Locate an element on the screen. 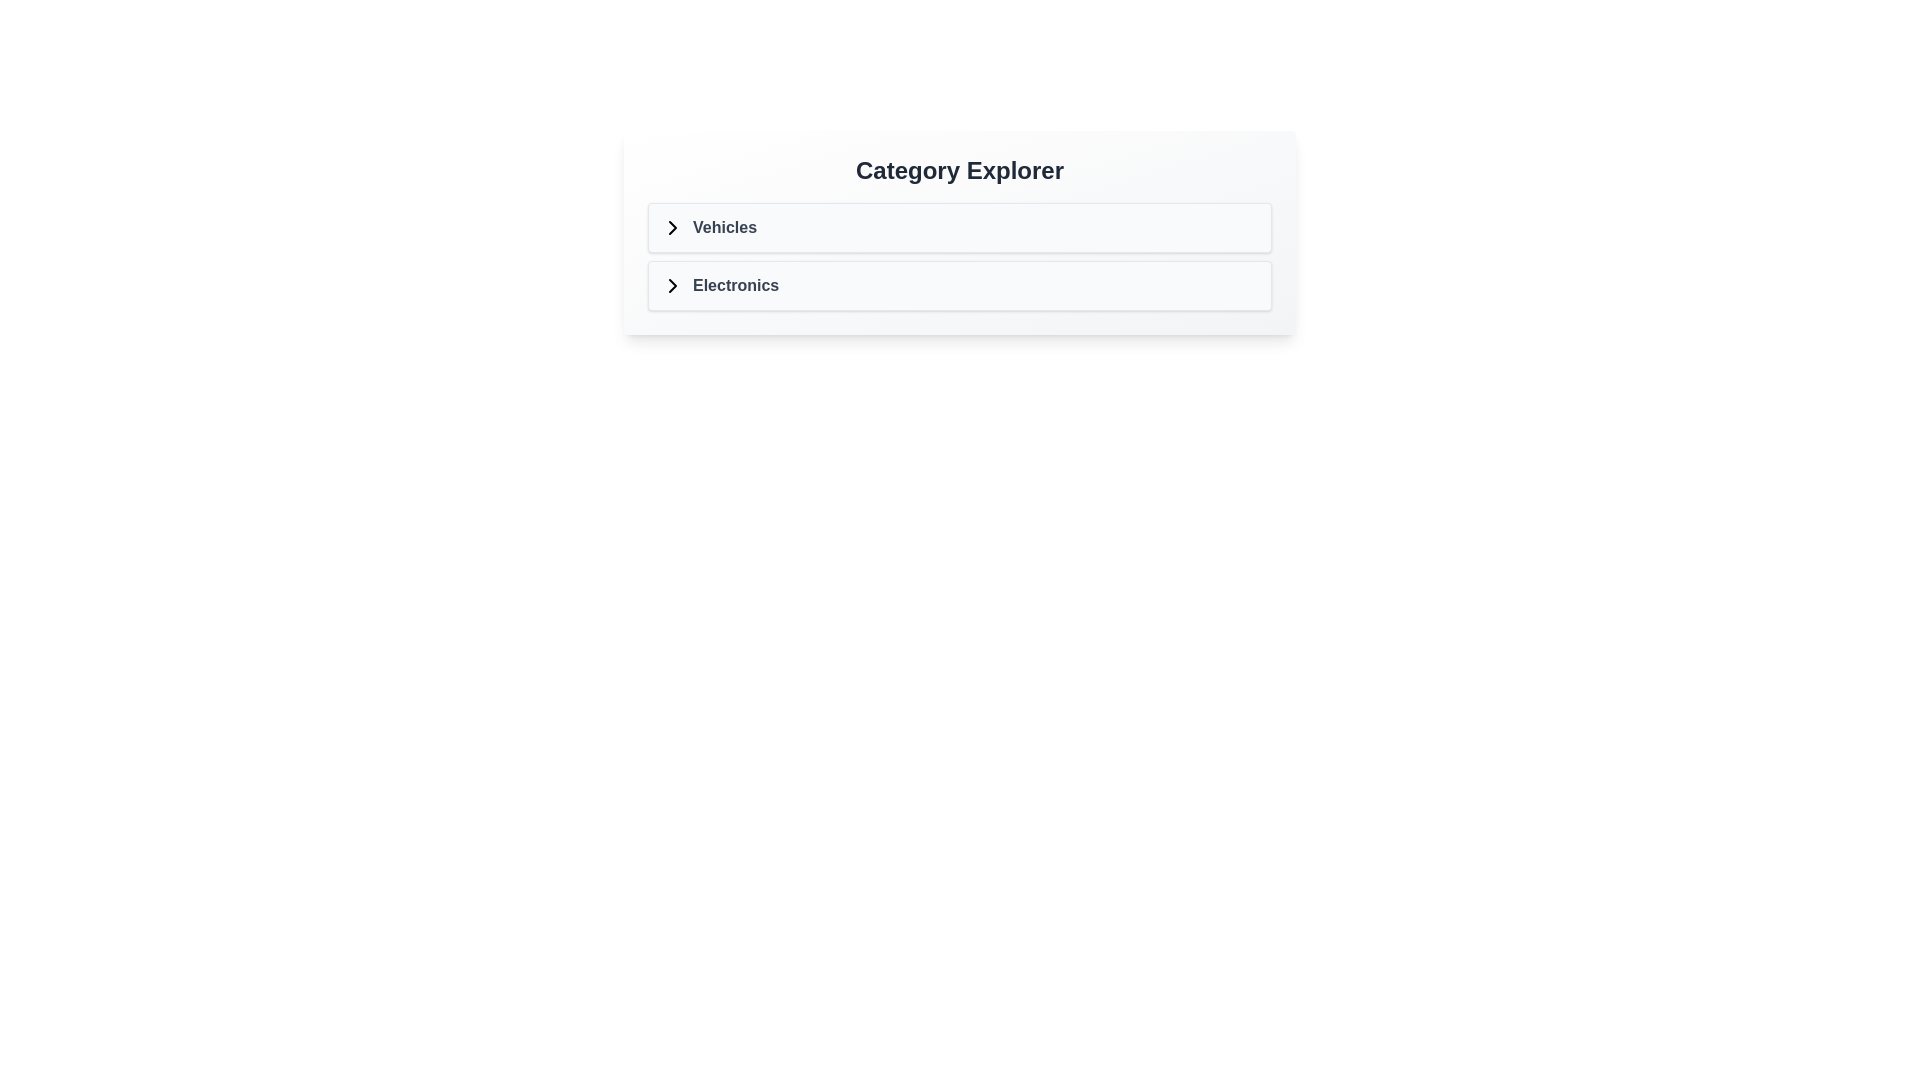 This screenshot has height=1080, width=1920. the 'Electronics' category selector element, which is the second entry under the 'Category Explorer' heading, located directly beneath the 'Vehicles' entry is located at coordinates (720, 285).